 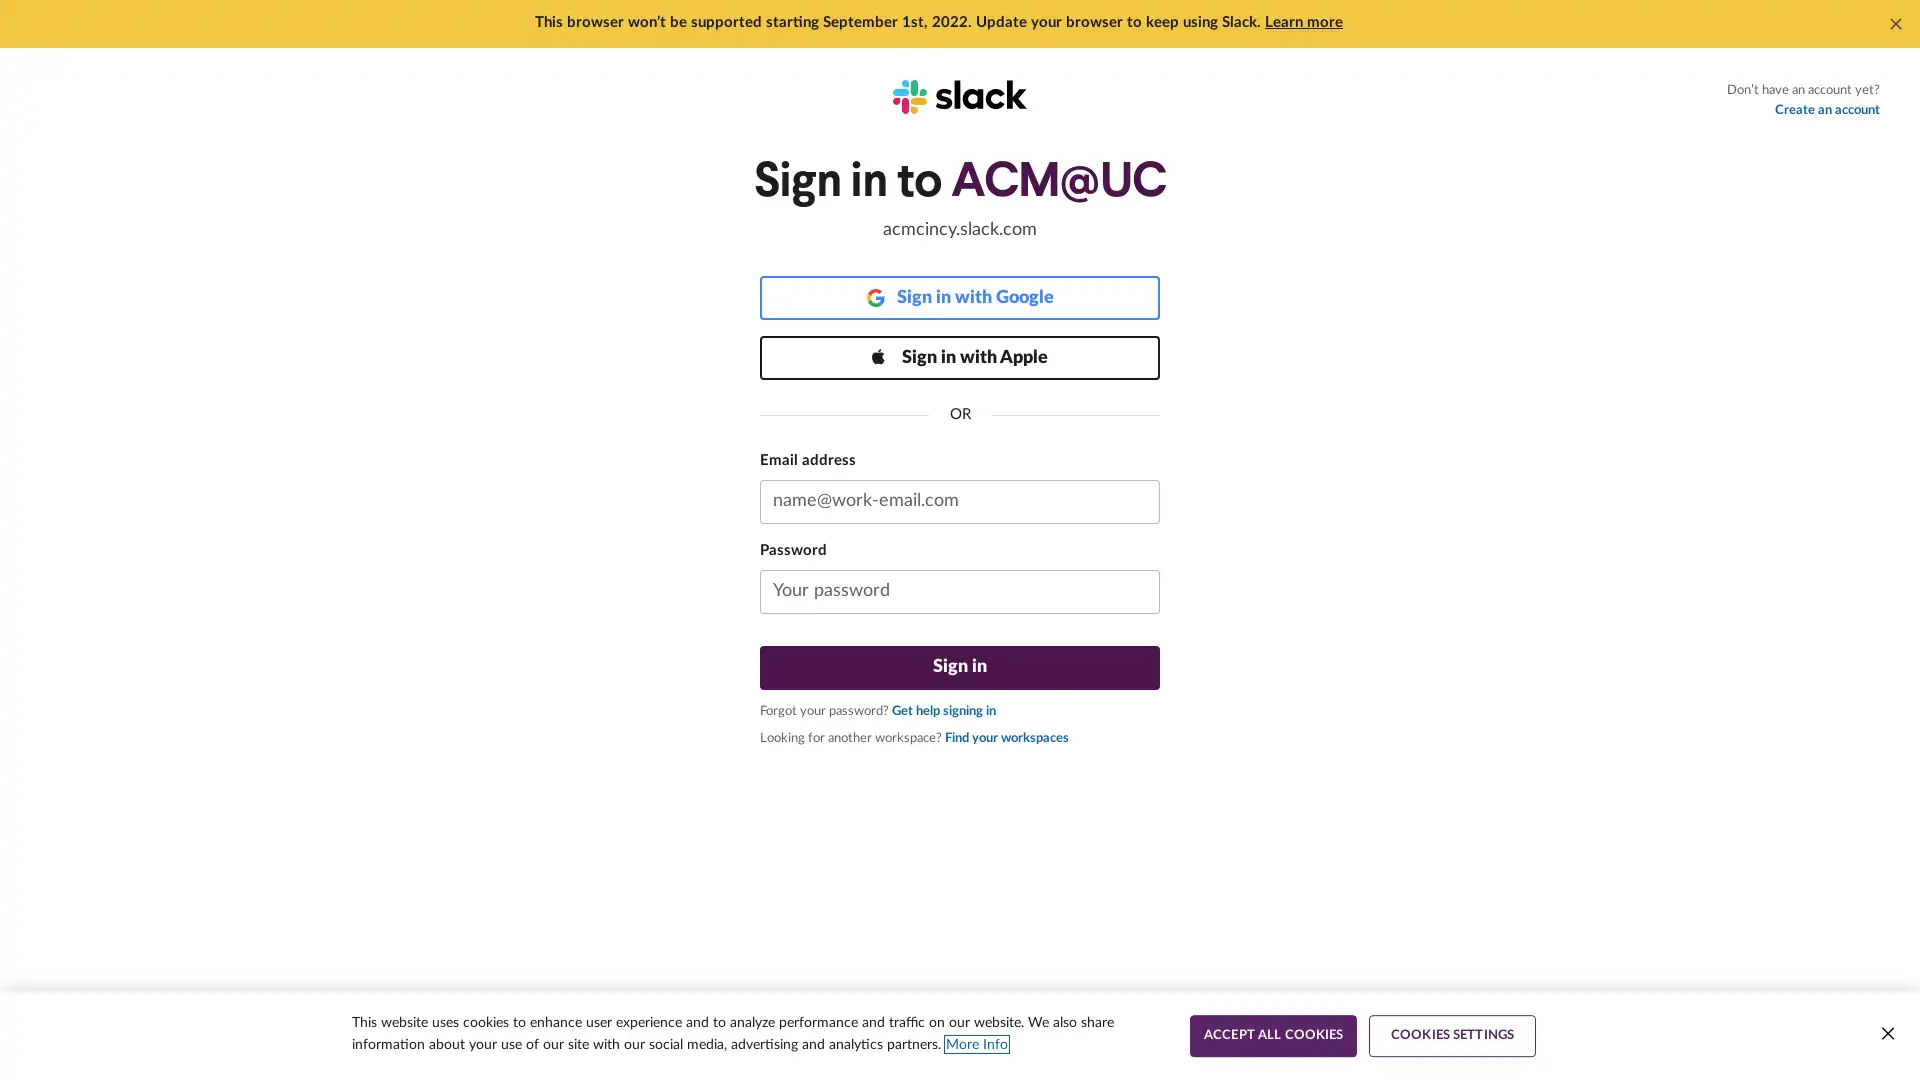 What do you see at coordinates (1886, 1033) in the screenshot?
I see `Close` at bounding box center [1886, 1033].